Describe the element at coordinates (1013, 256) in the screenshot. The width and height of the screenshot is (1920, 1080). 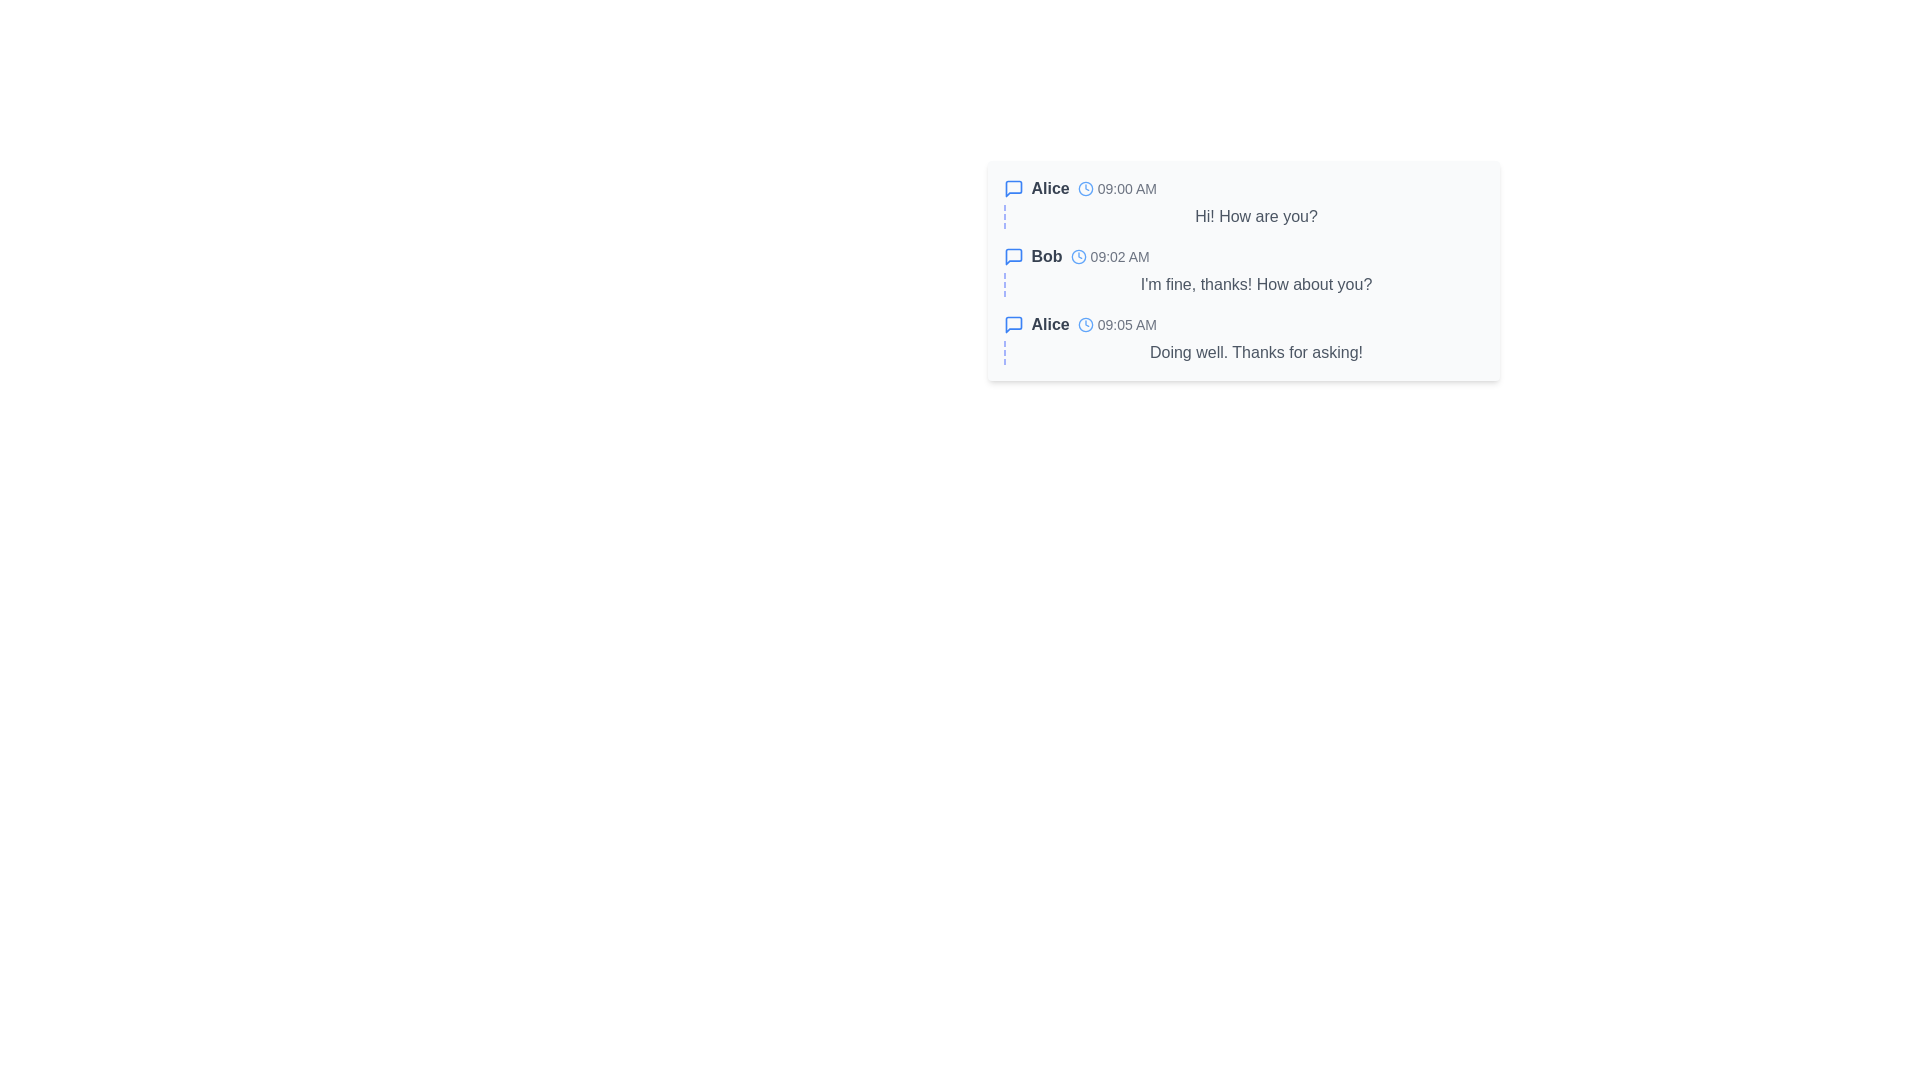
I see `the speech bubble icon located to the left of the name 'Bob' in the conversation interface` at that location.